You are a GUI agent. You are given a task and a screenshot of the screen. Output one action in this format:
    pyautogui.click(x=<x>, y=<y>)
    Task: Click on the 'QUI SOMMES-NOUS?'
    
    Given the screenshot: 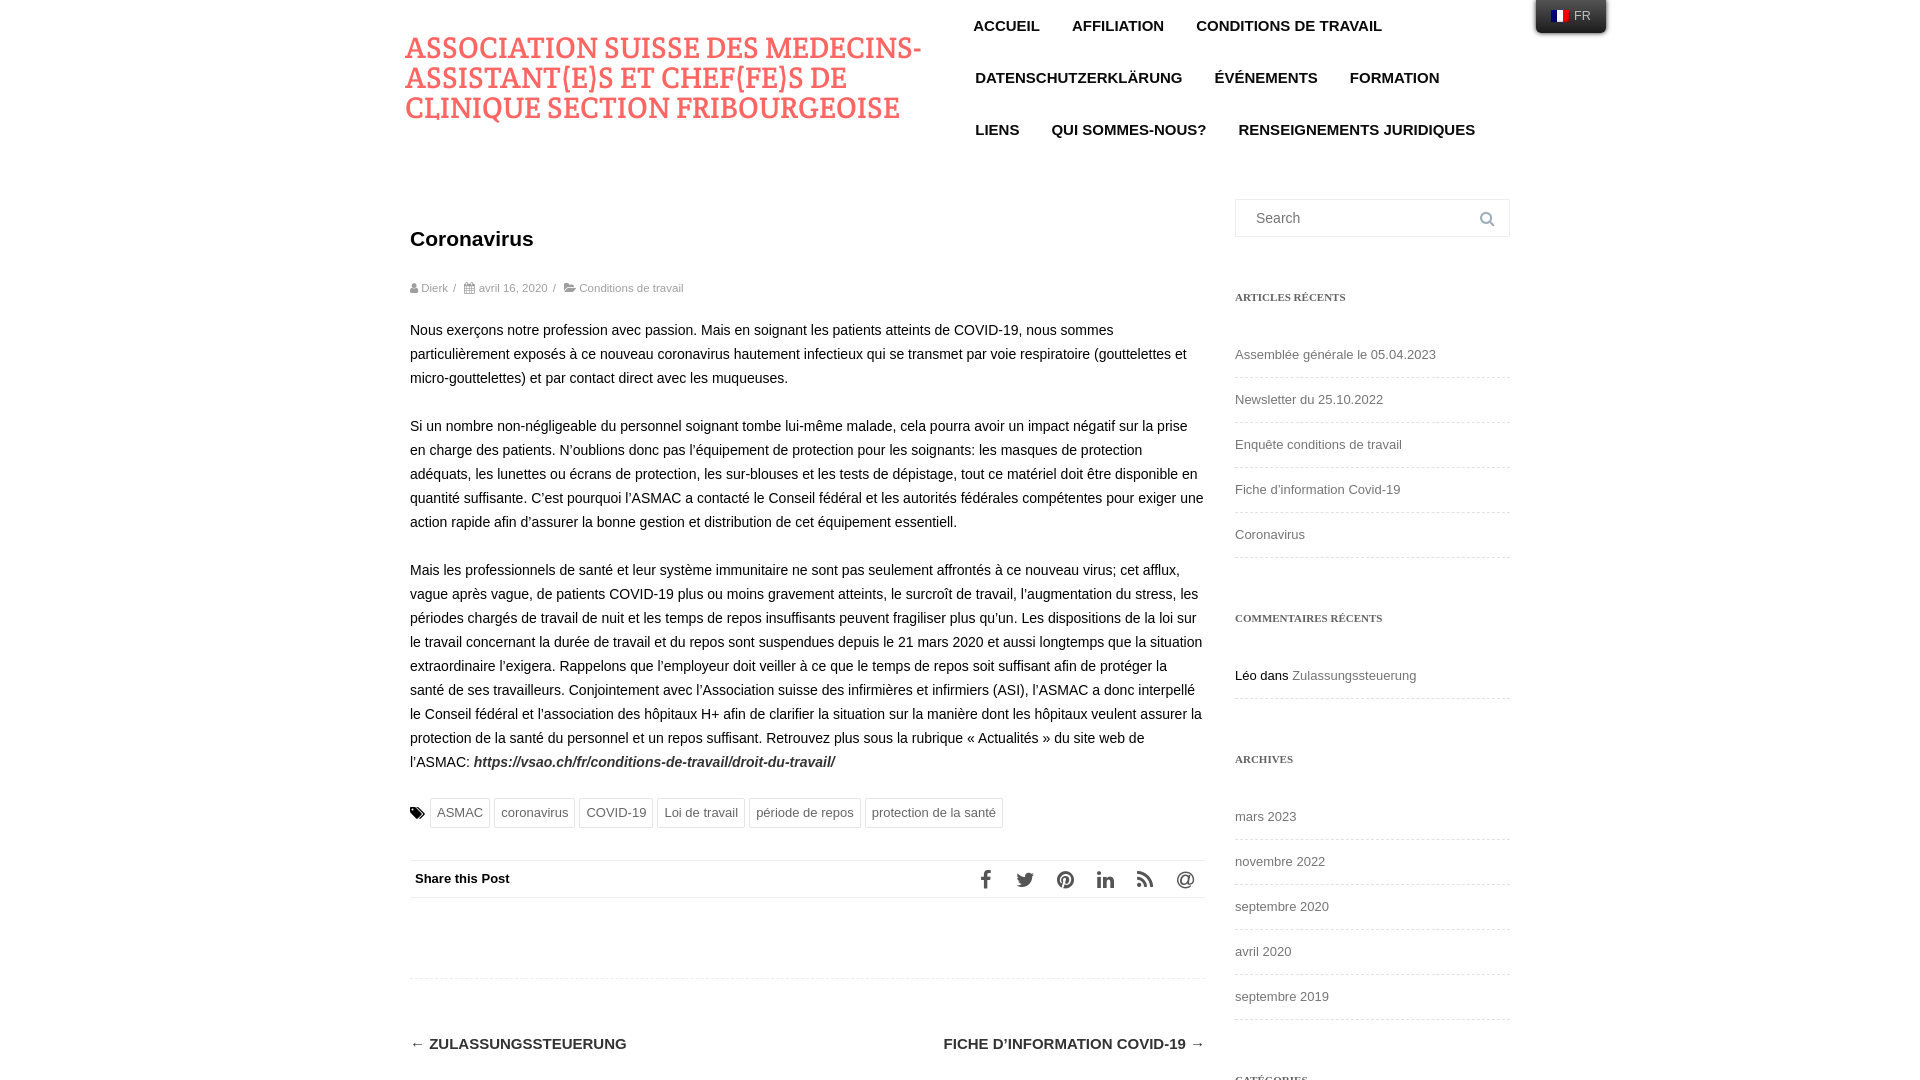 What is the action you would take?
    pyautogui.click(x=1128, y=130)
    